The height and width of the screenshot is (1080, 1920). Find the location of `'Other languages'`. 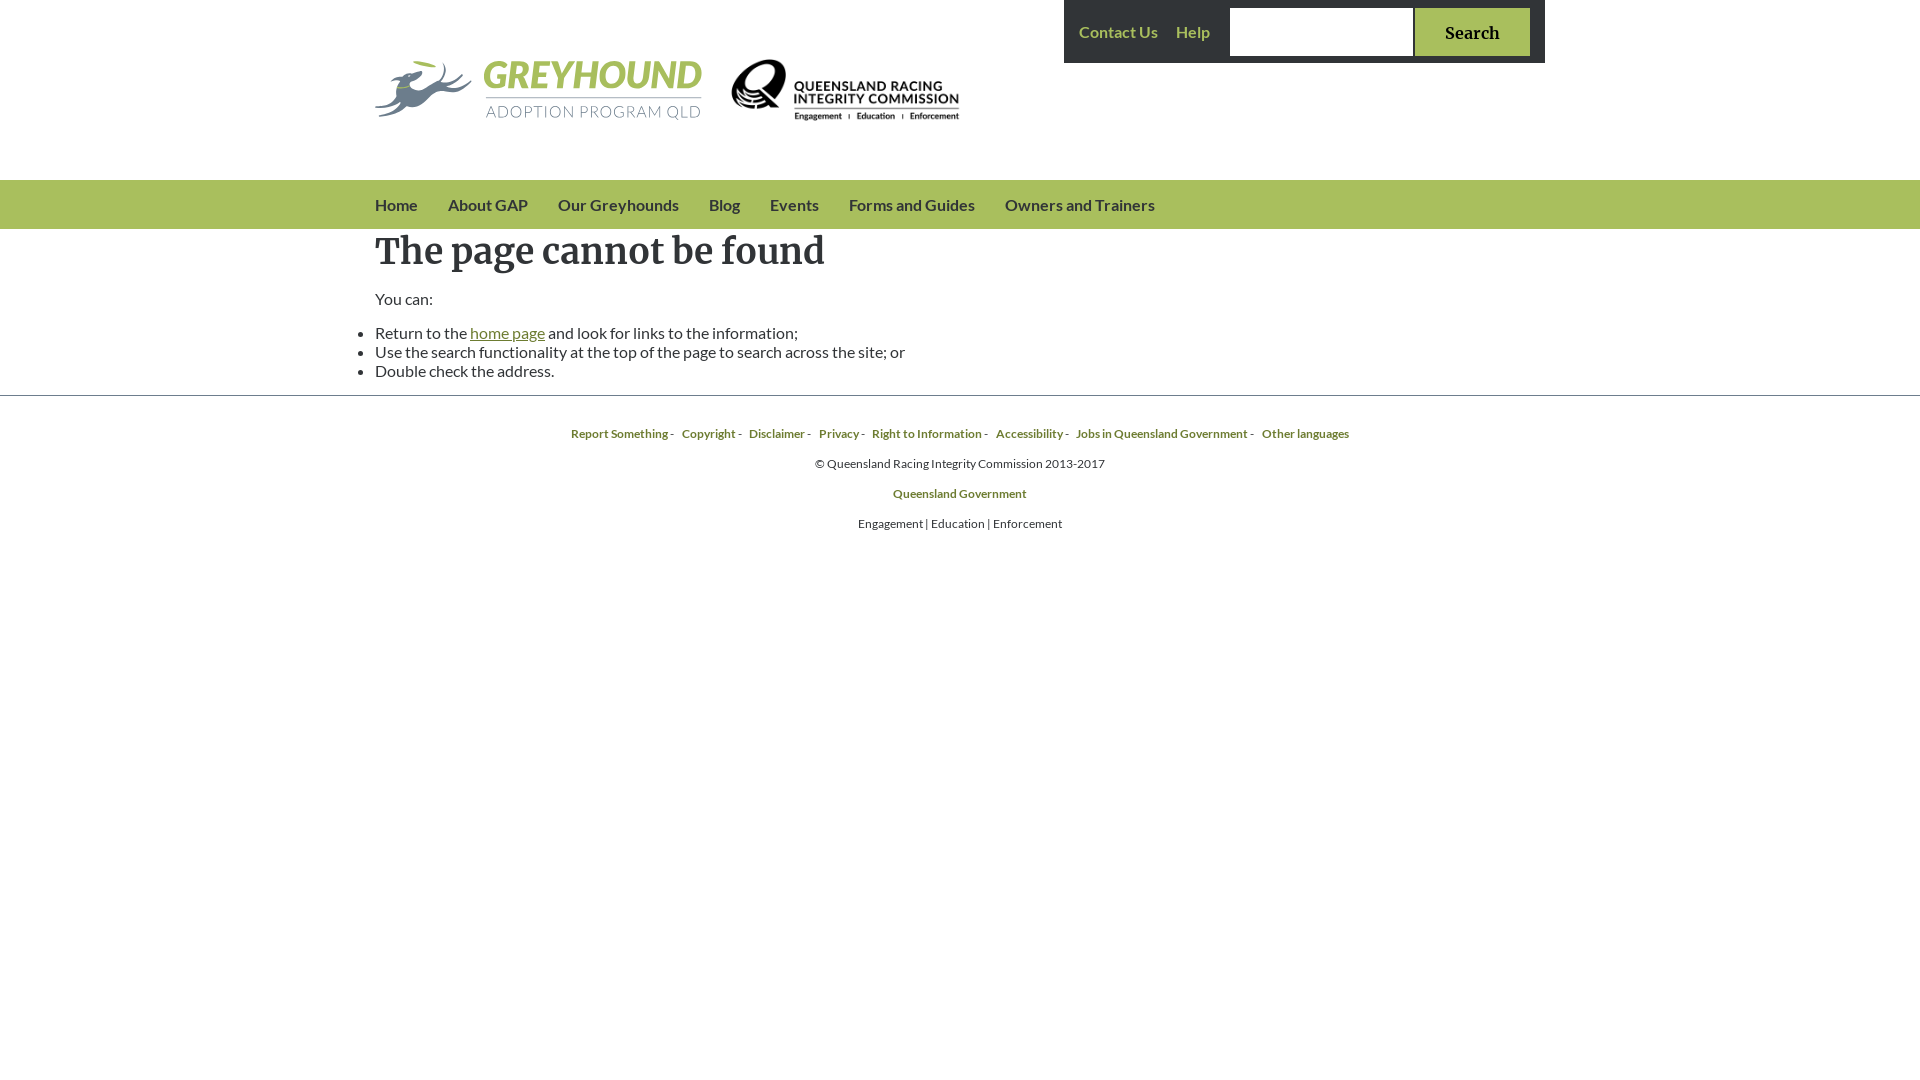

'Other languages' is located at coordinates (1305, 432).